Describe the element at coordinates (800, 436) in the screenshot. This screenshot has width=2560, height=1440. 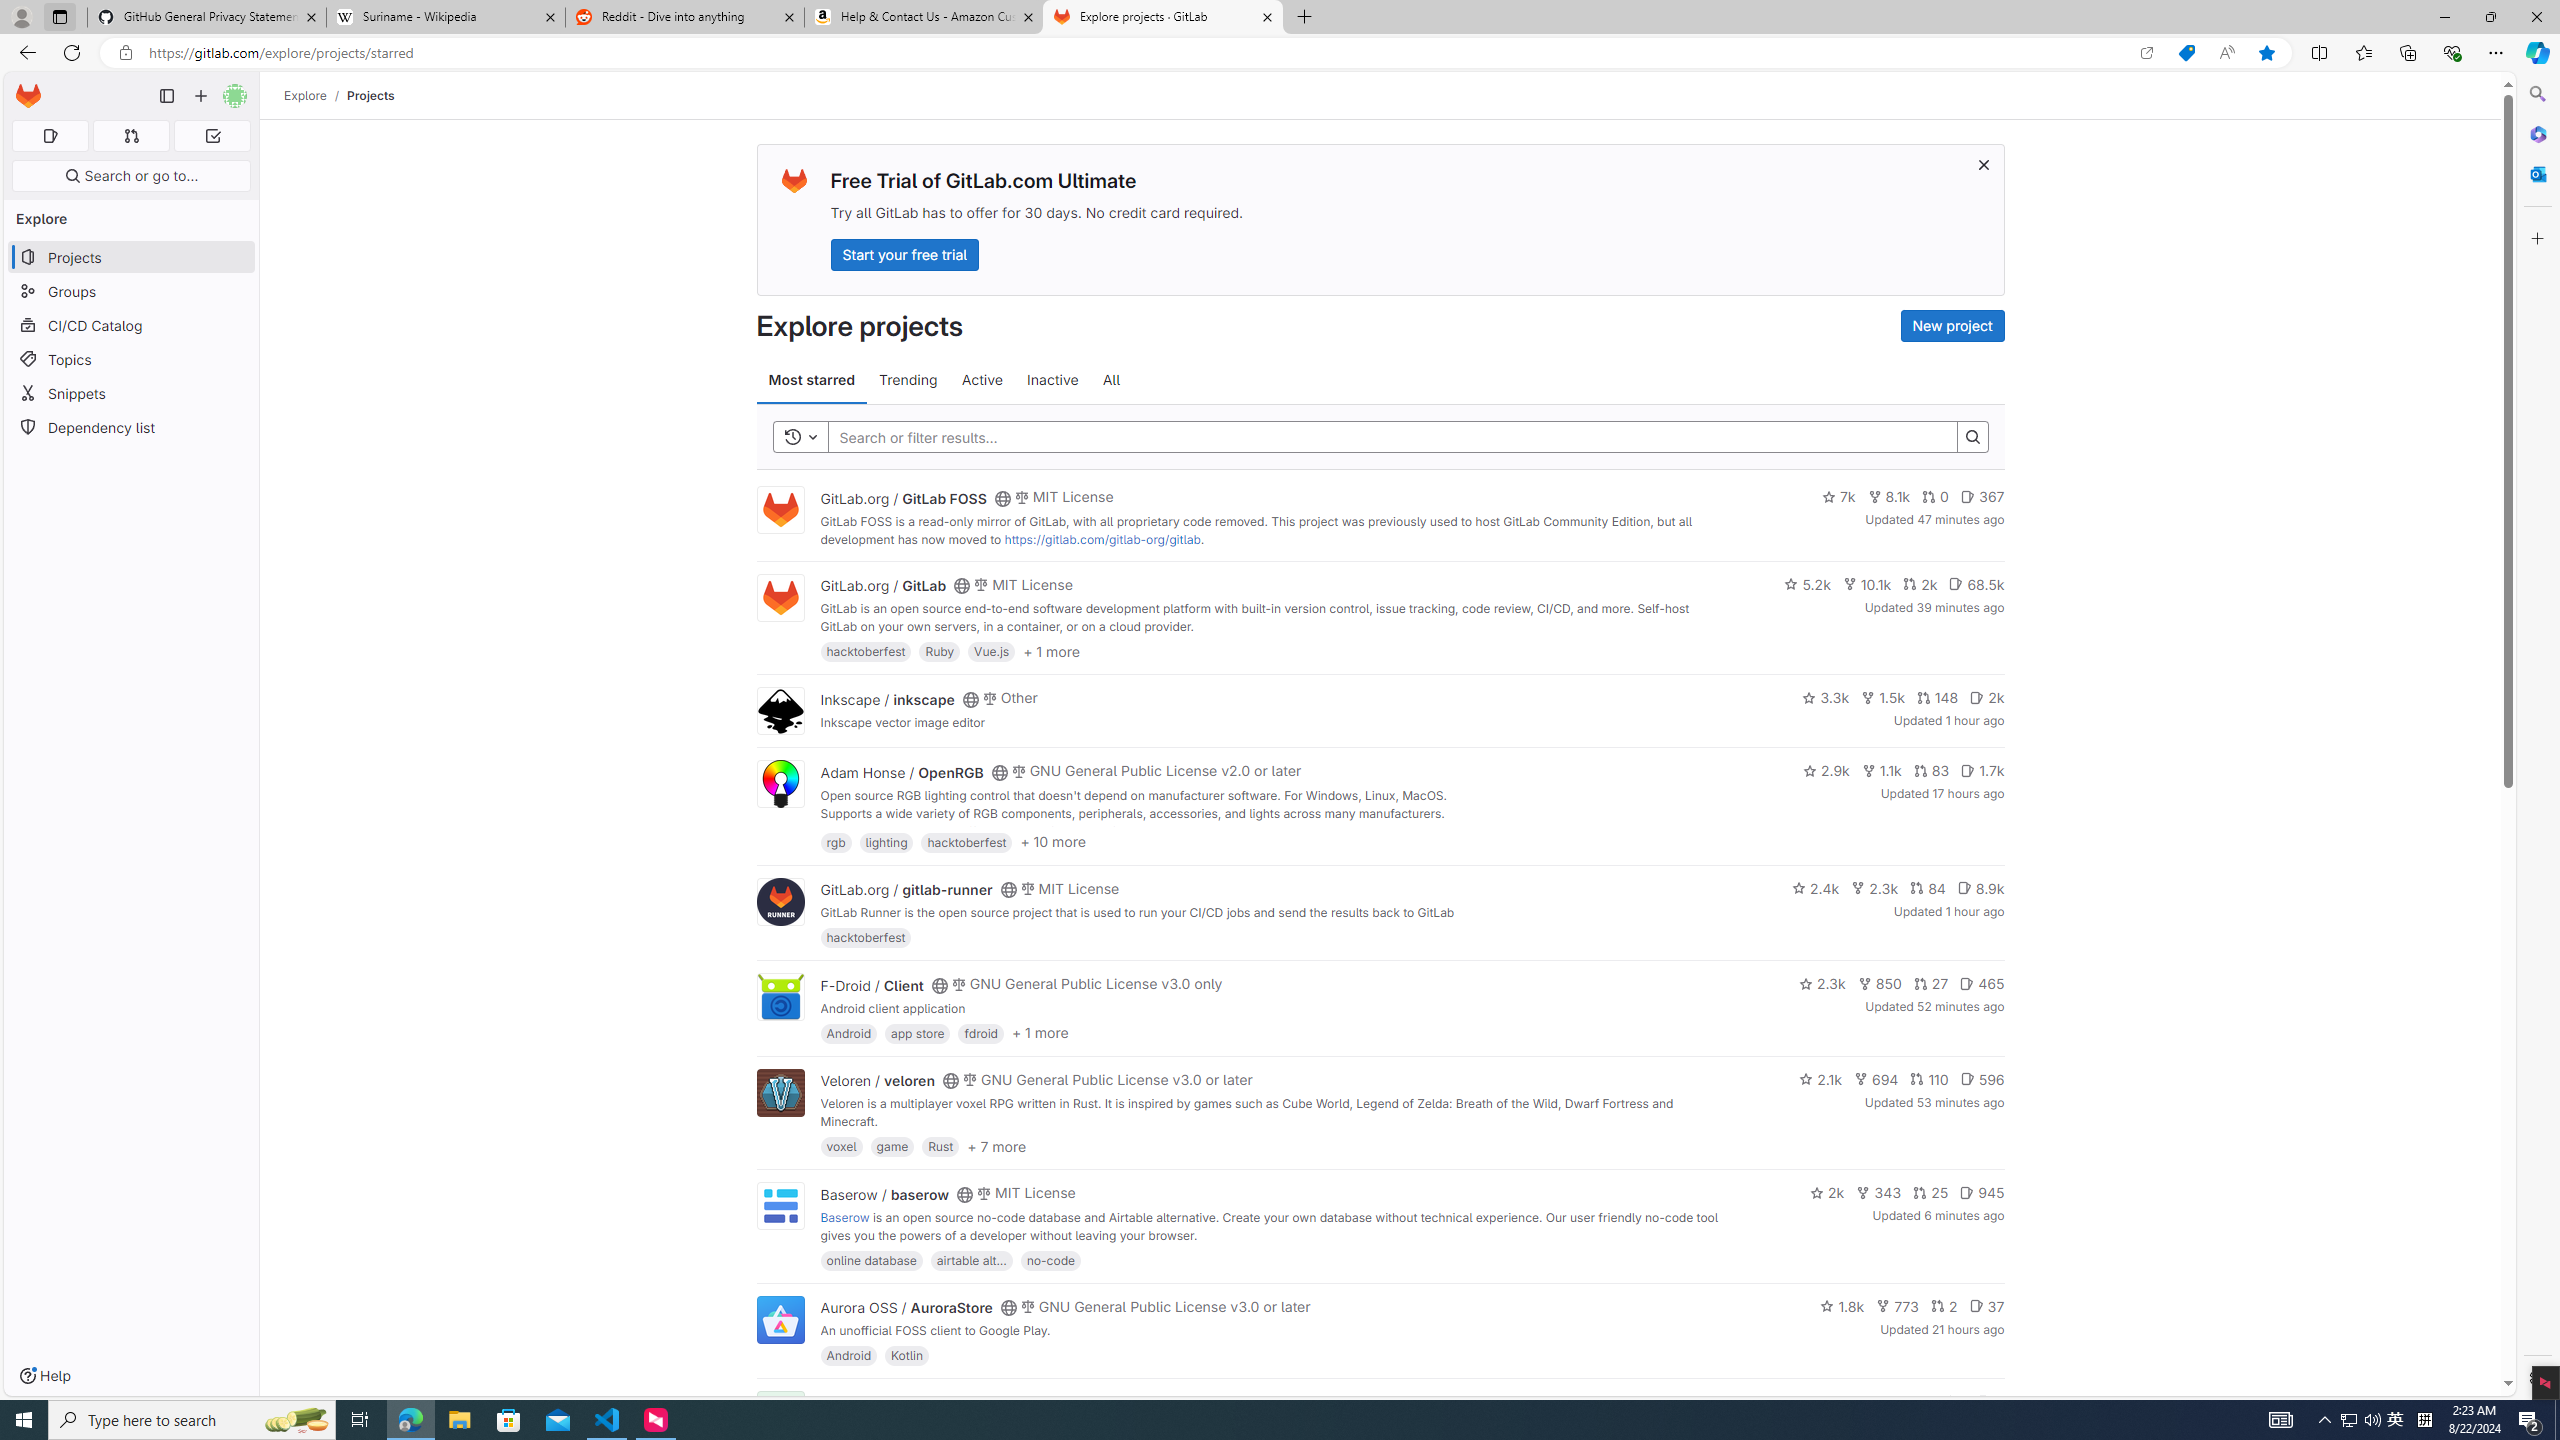
I see `'Toggle history'` at that location.